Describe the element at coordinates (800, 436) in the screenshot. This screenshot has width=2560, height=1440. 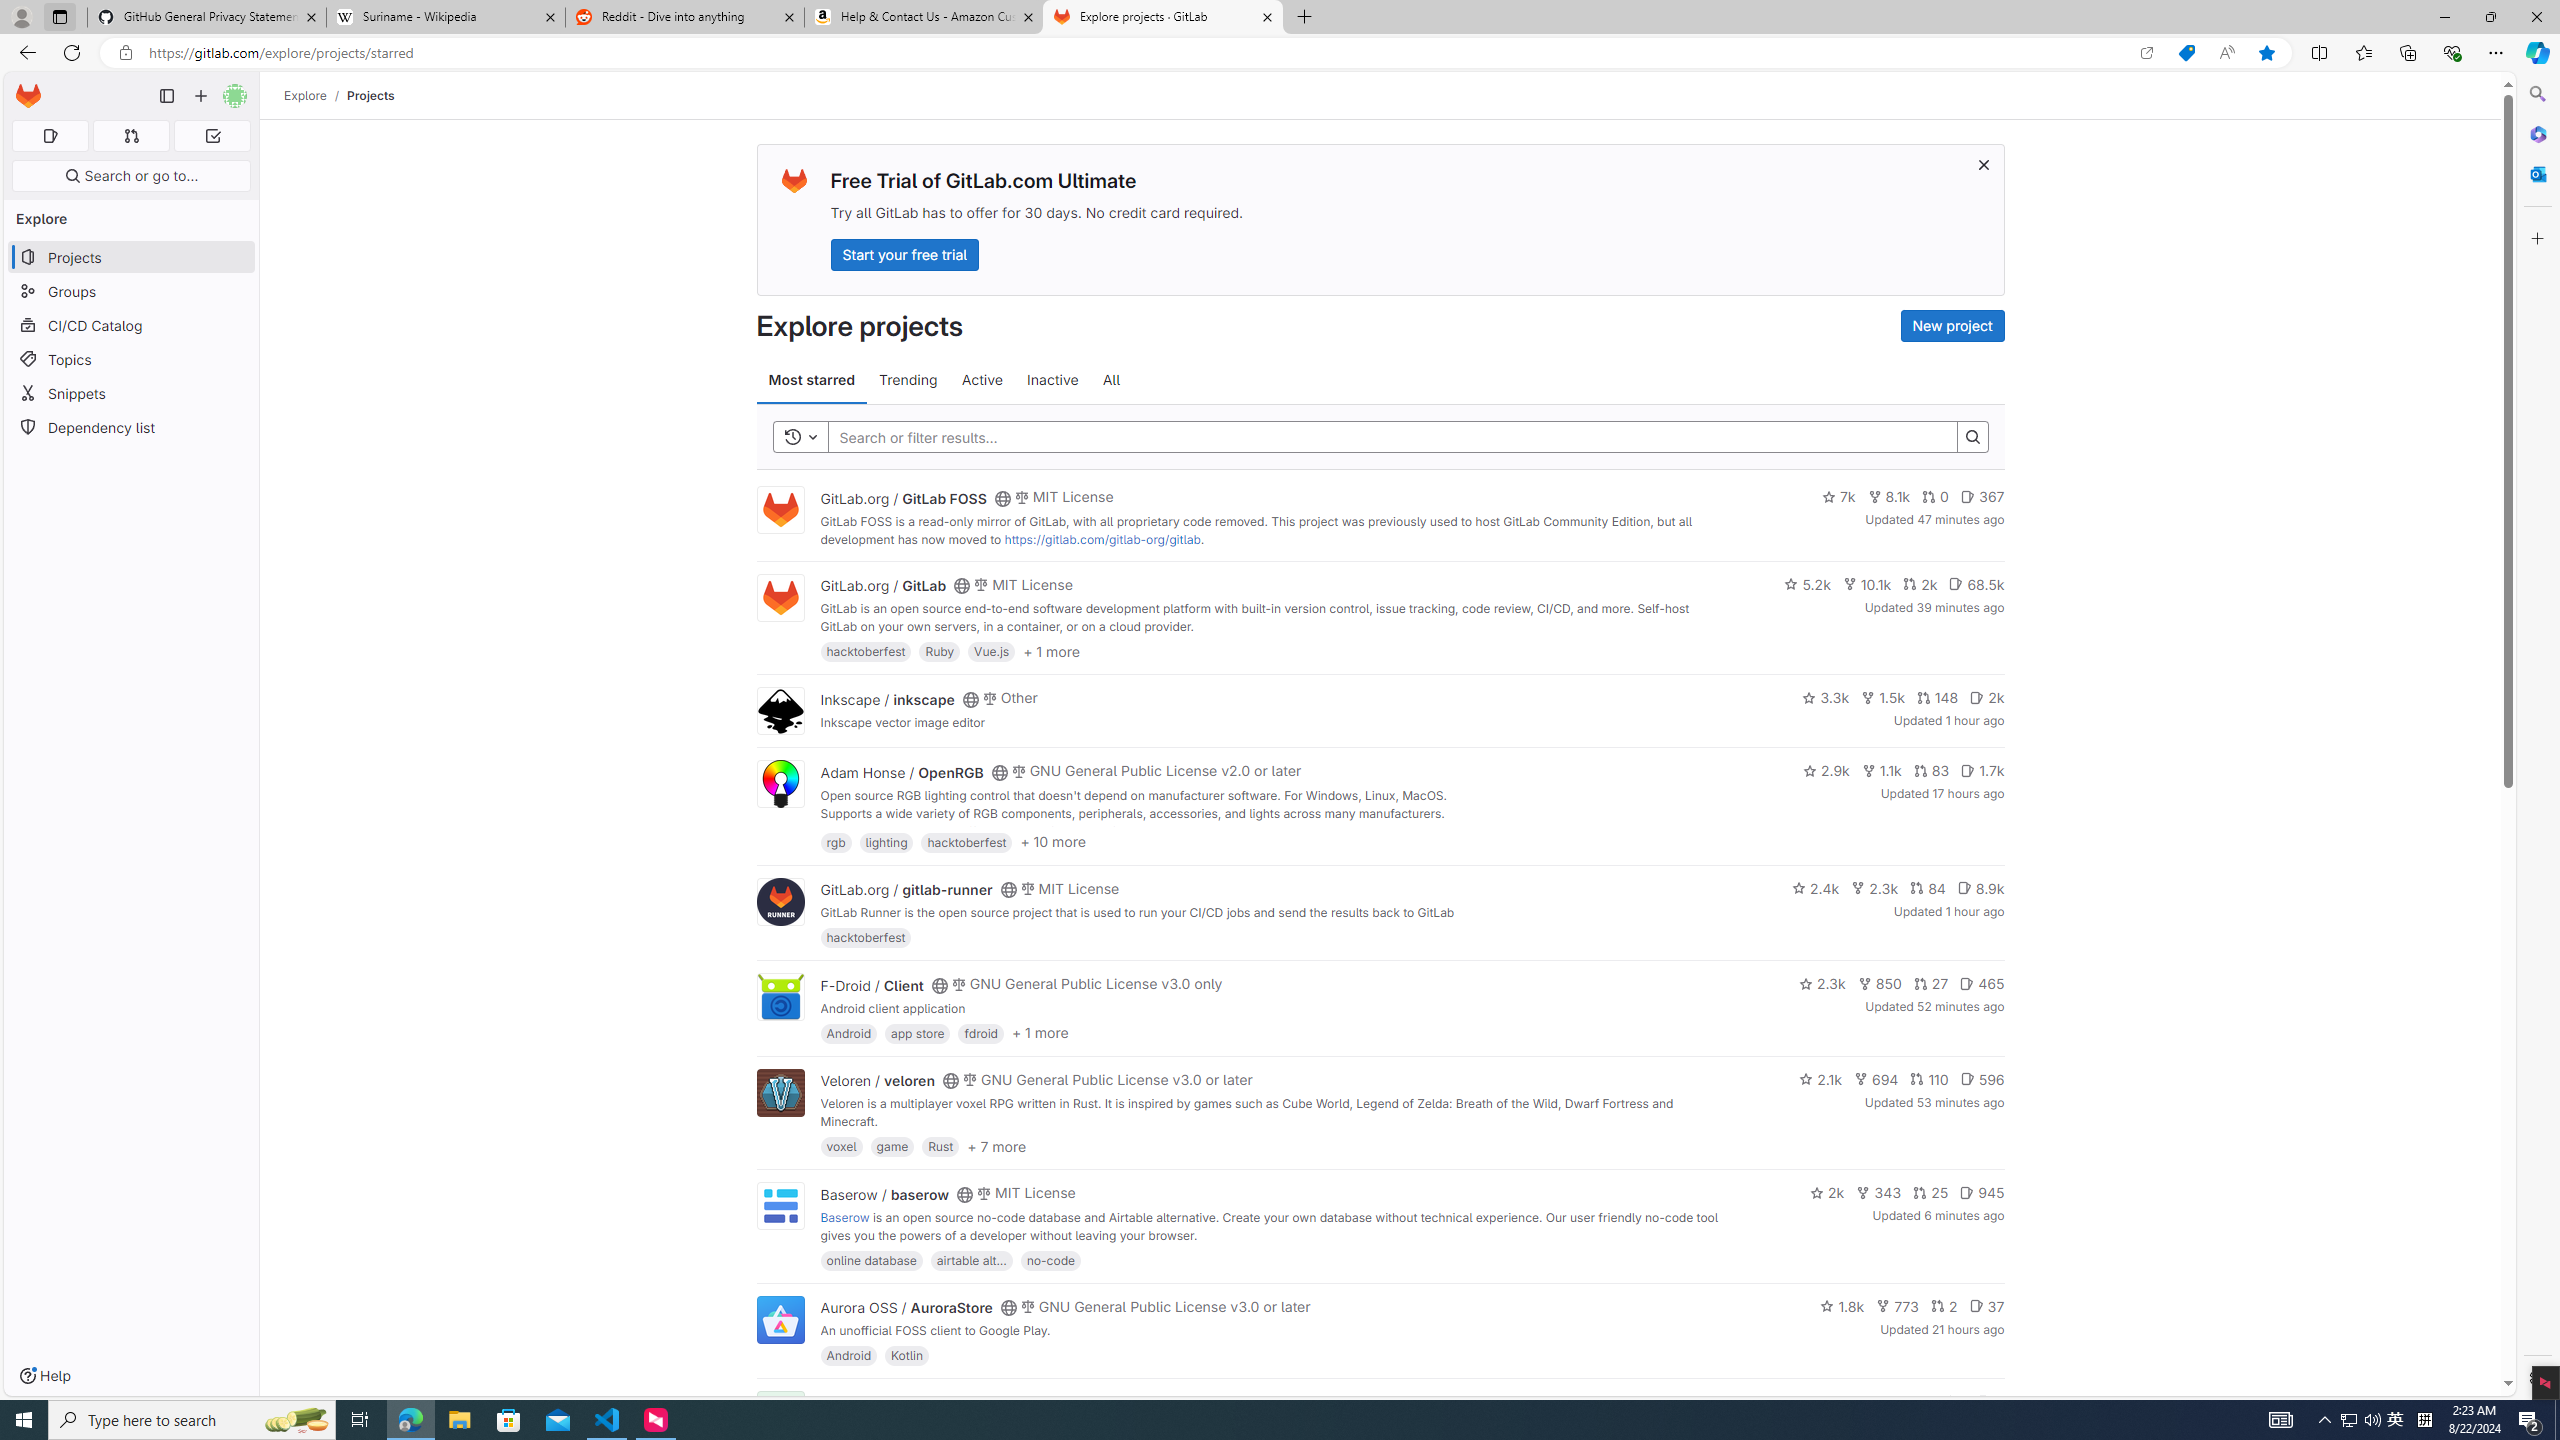
I see `'Toggle history'` at that location.